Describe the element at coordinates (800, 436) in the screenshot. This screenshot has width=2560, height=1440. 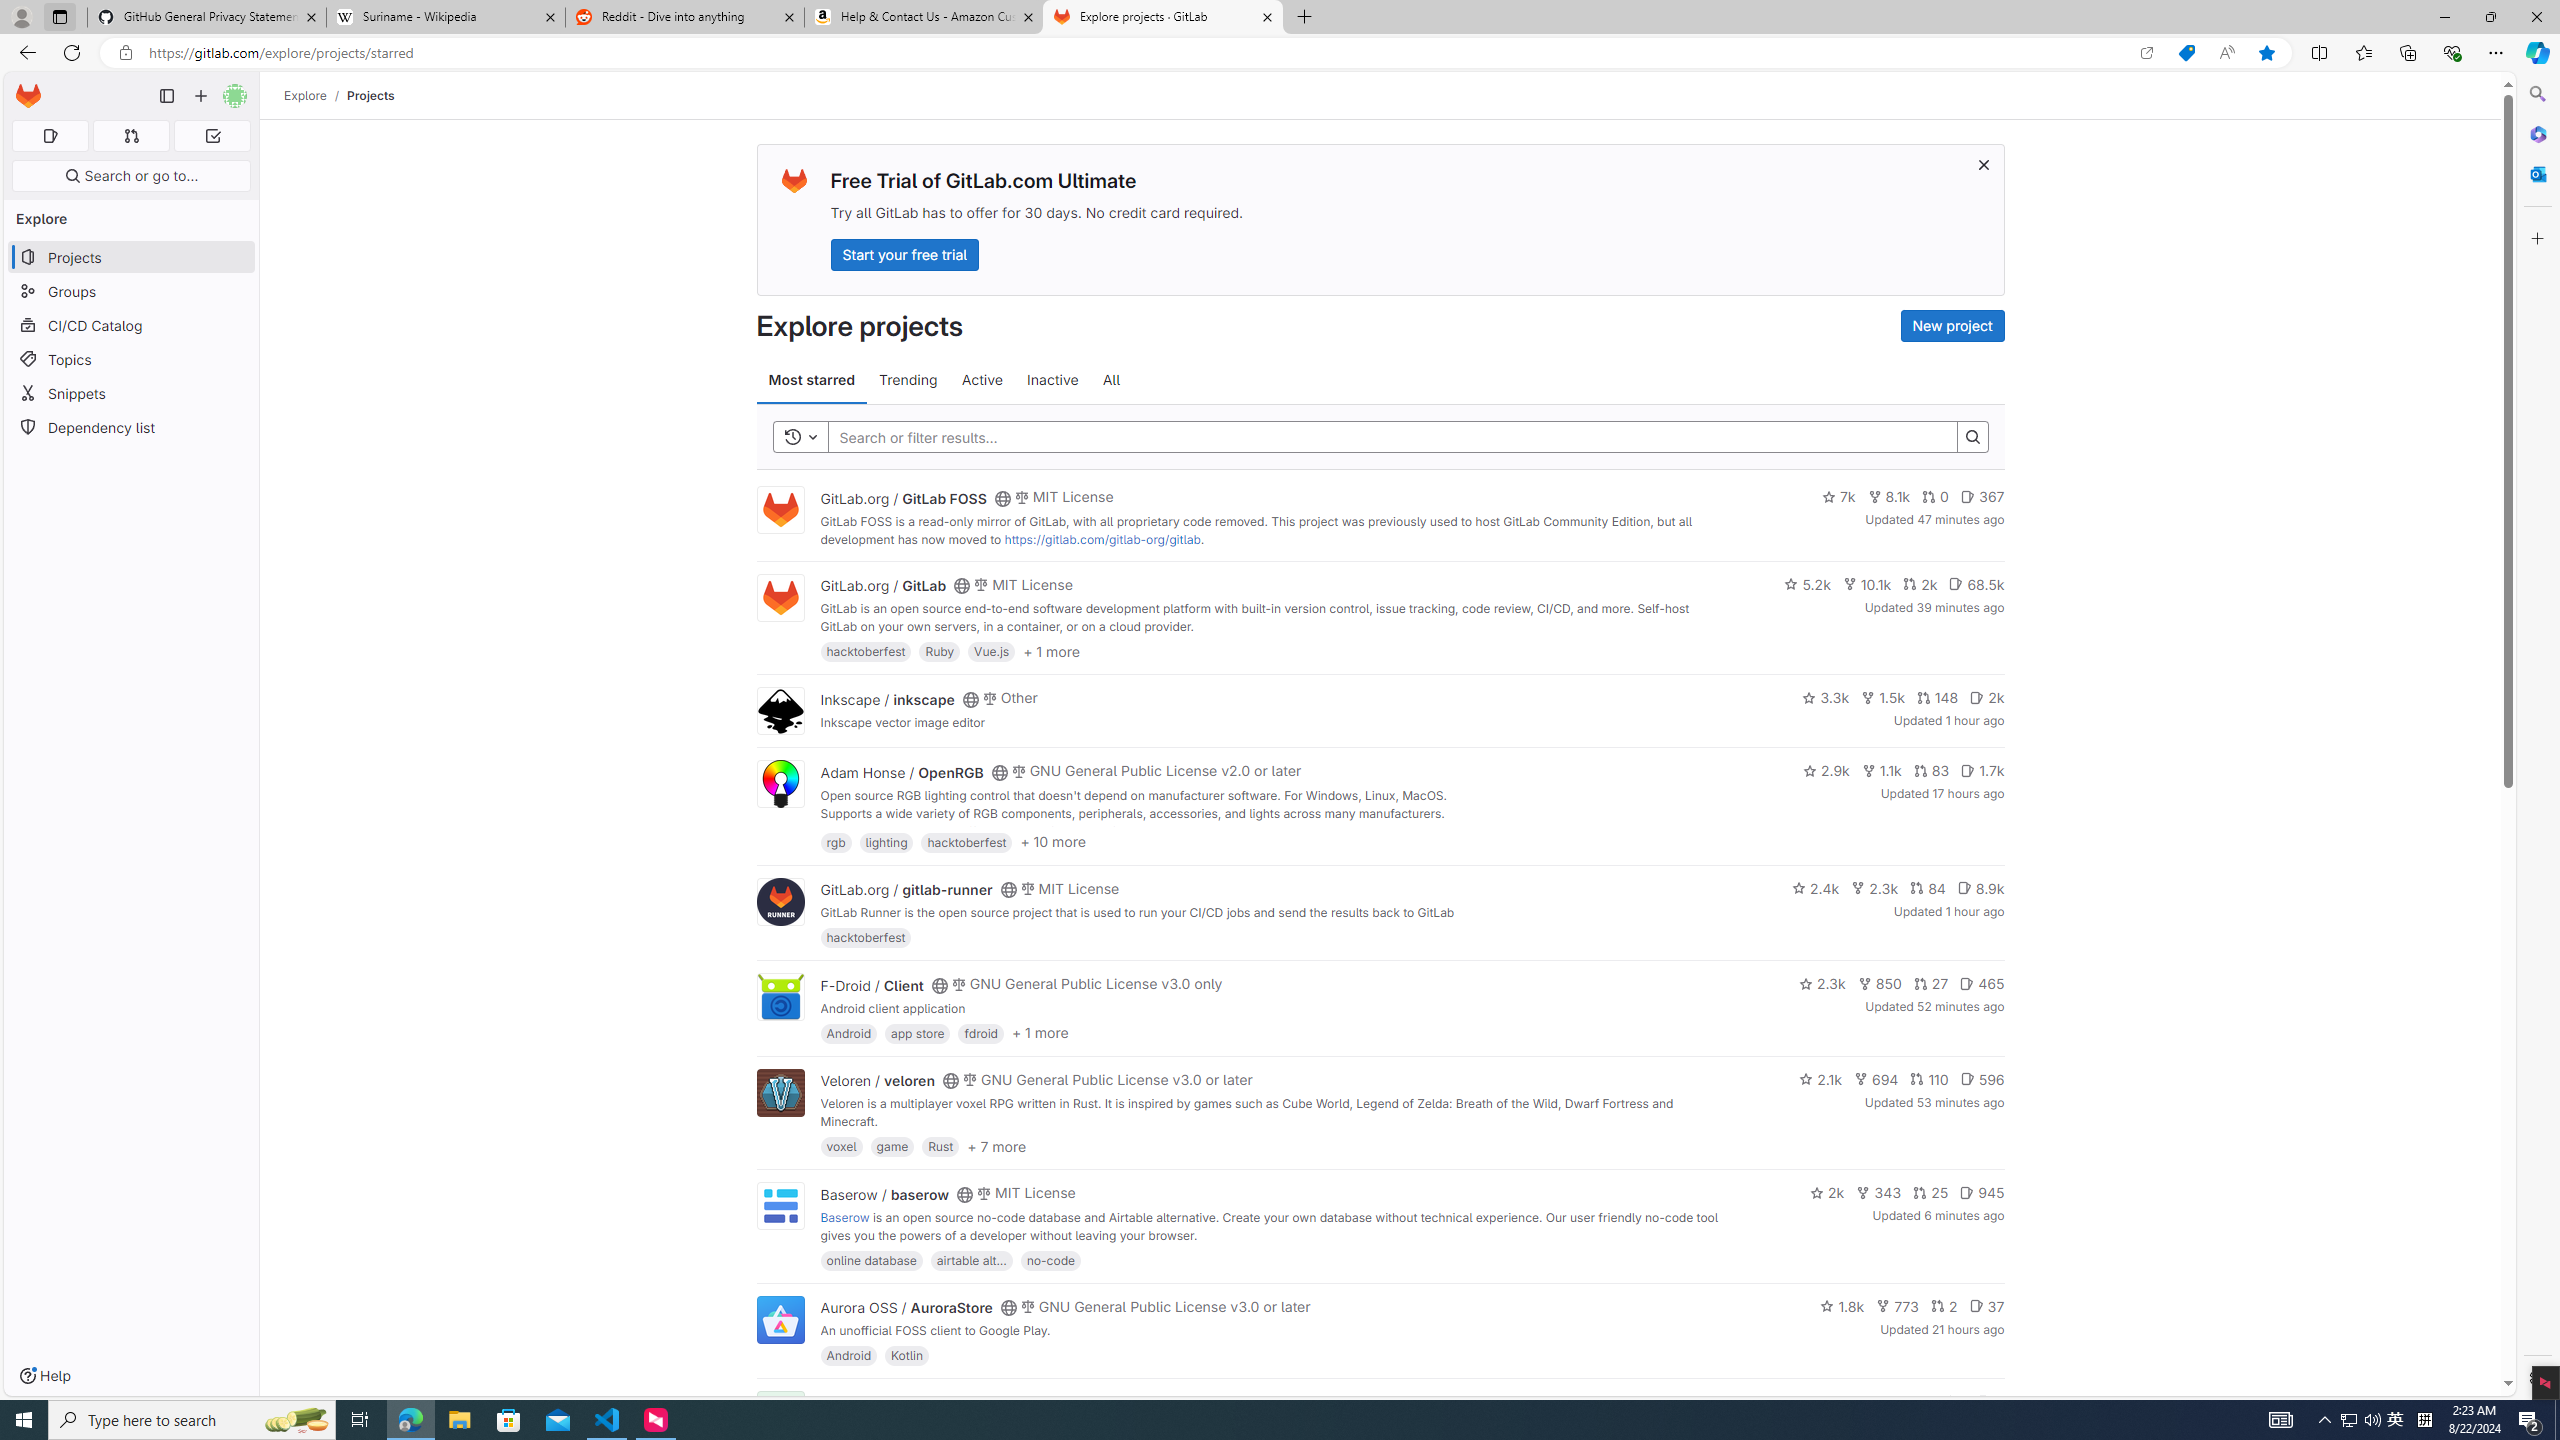
I see `'Toggle history'` at that location.